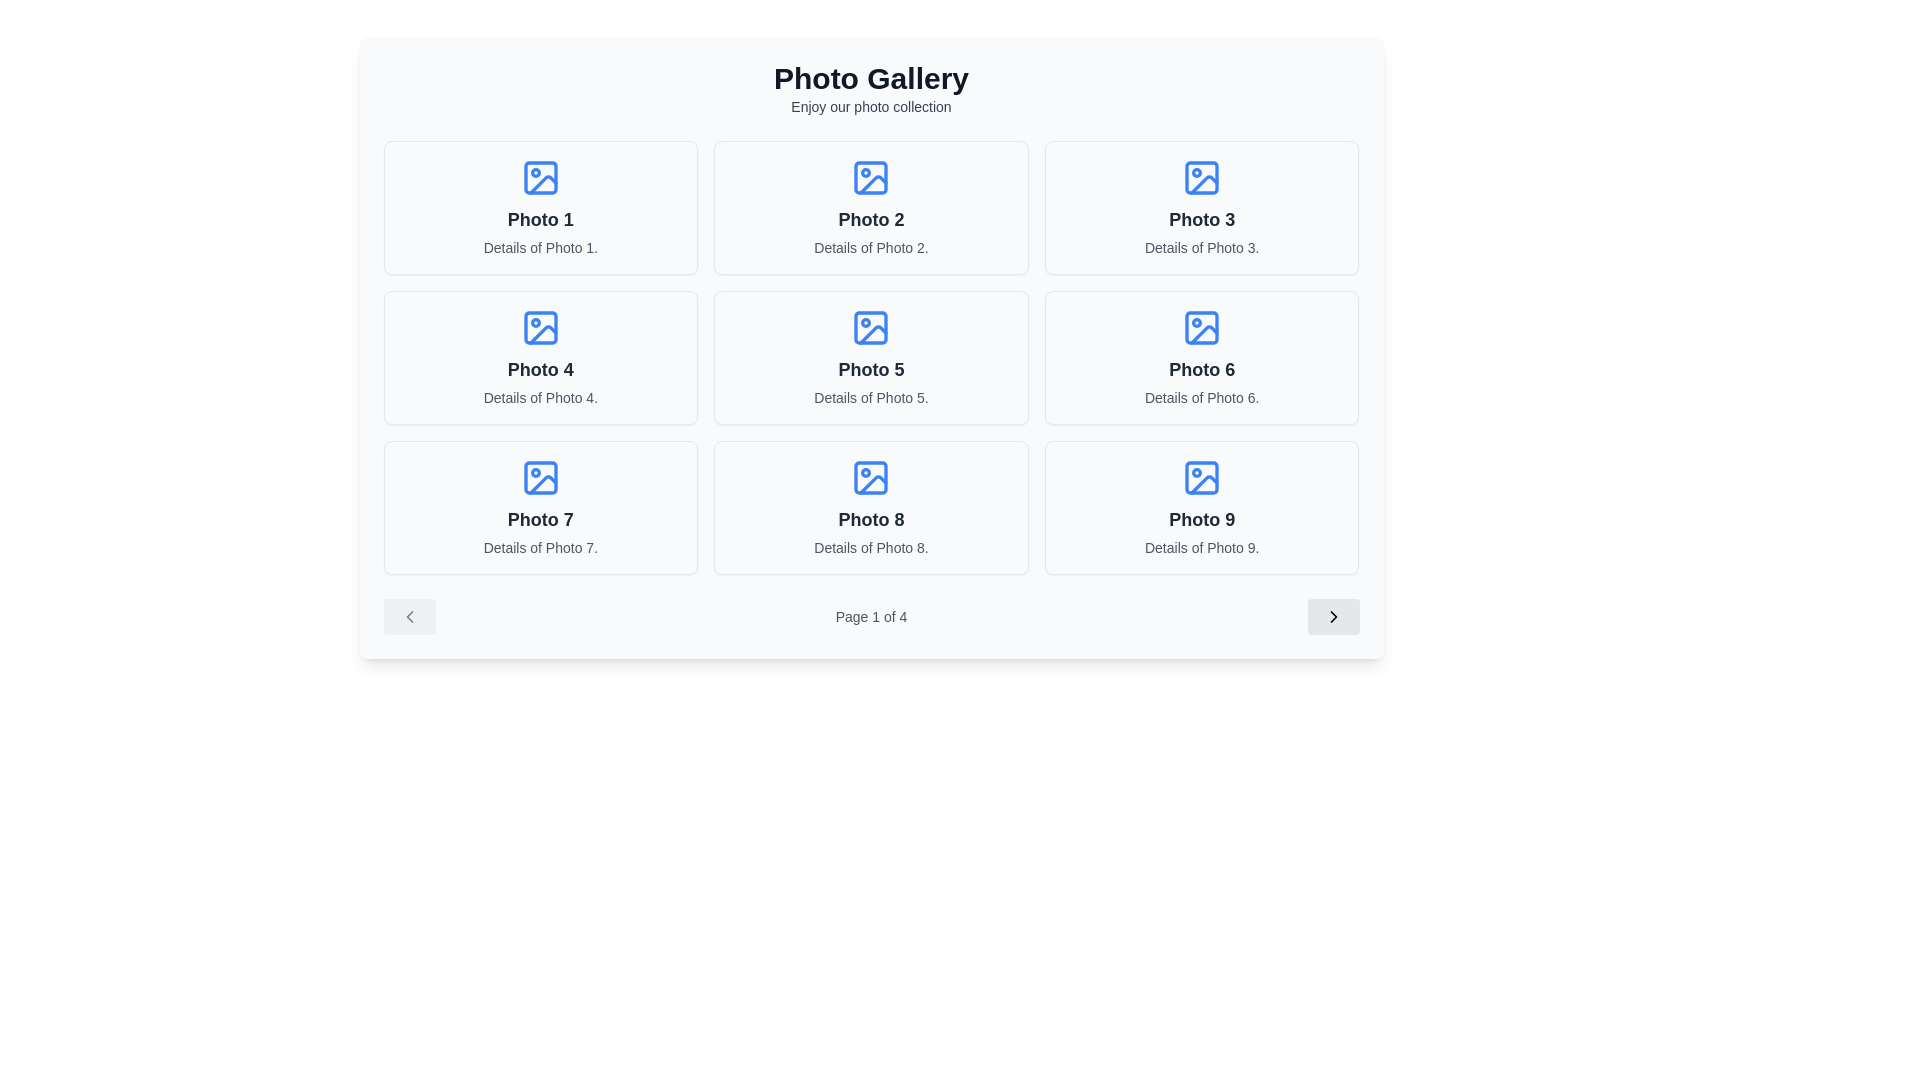 This screenshot has height=1080, width=1920. Describe the element at coordinates (1201, 176) in the screenshot. I see `the rectangular photographic icon within the grid cell labeled 'Photo 3' located at the top-right corner of the photo gallery` at that location.